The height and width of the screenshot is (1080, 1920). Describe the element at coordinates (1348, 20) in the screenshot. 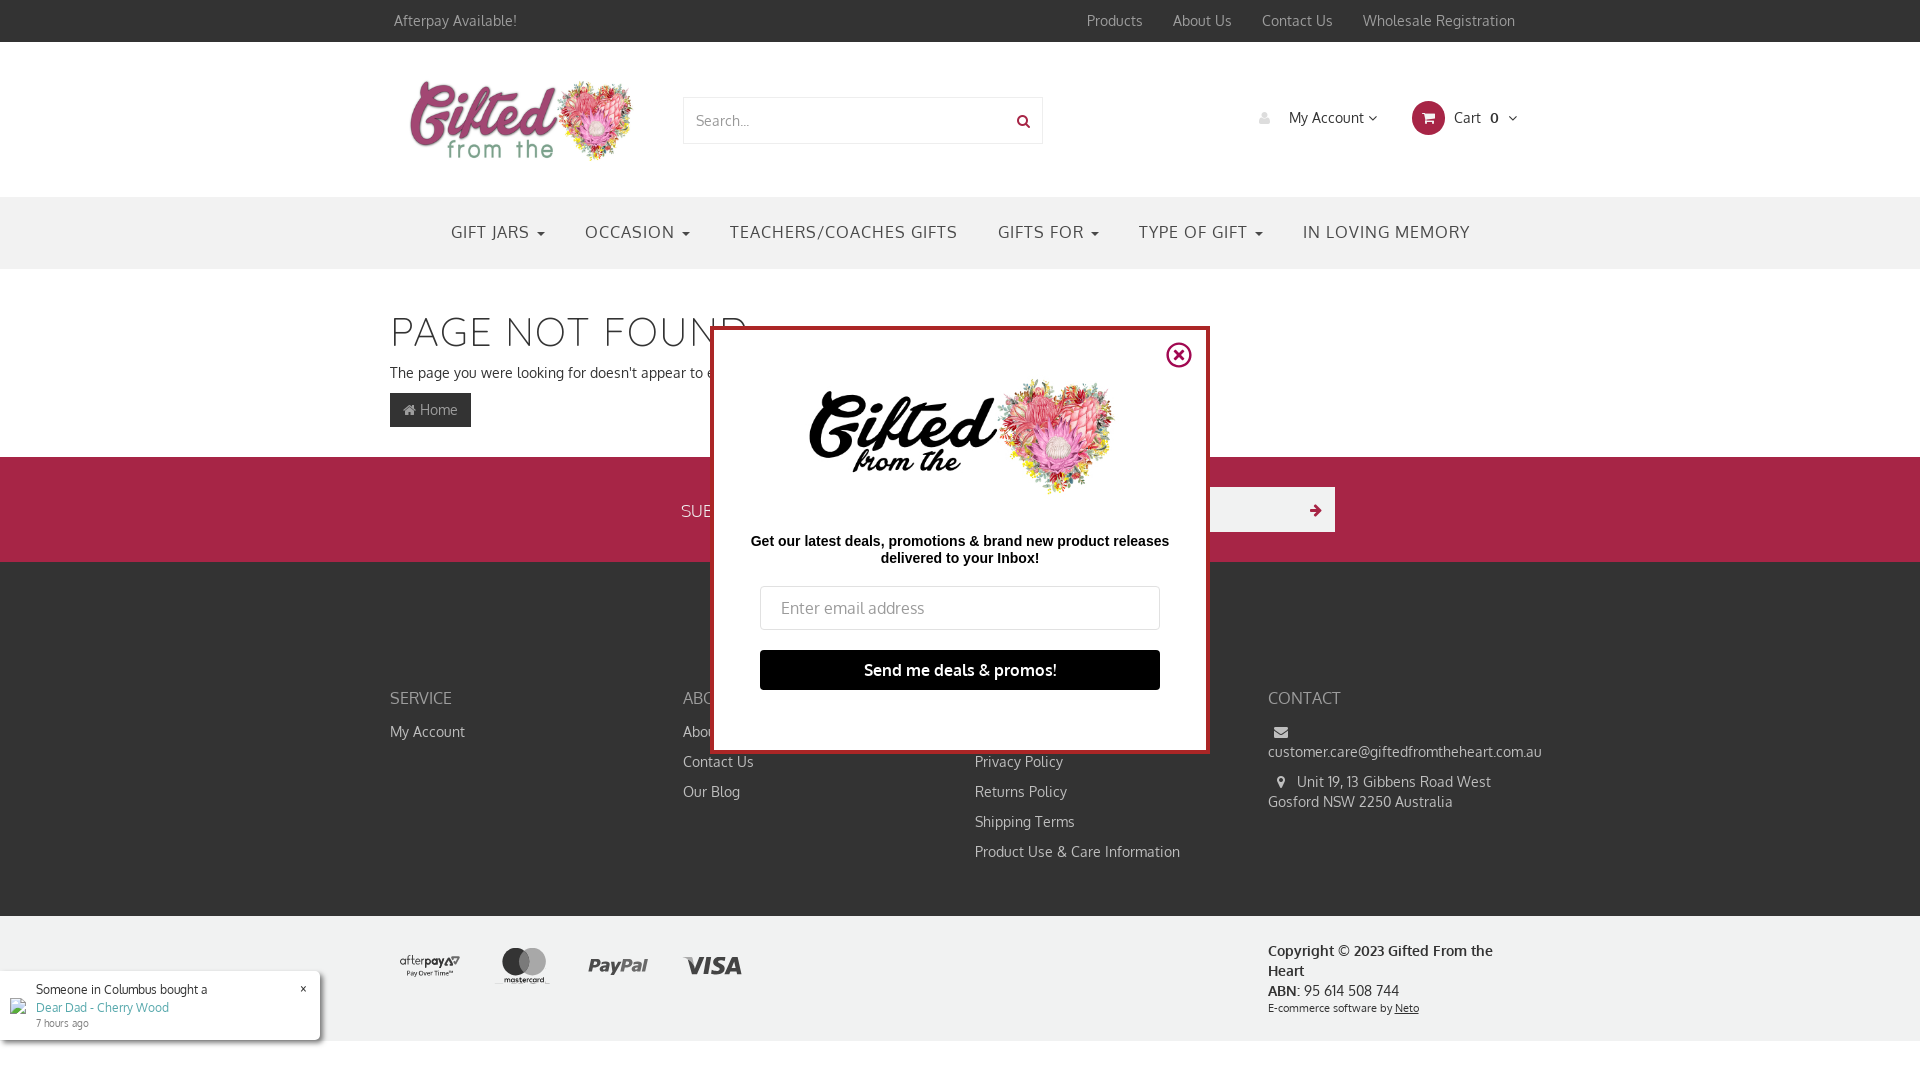

I see `'Wholesale Registration'` at that location.